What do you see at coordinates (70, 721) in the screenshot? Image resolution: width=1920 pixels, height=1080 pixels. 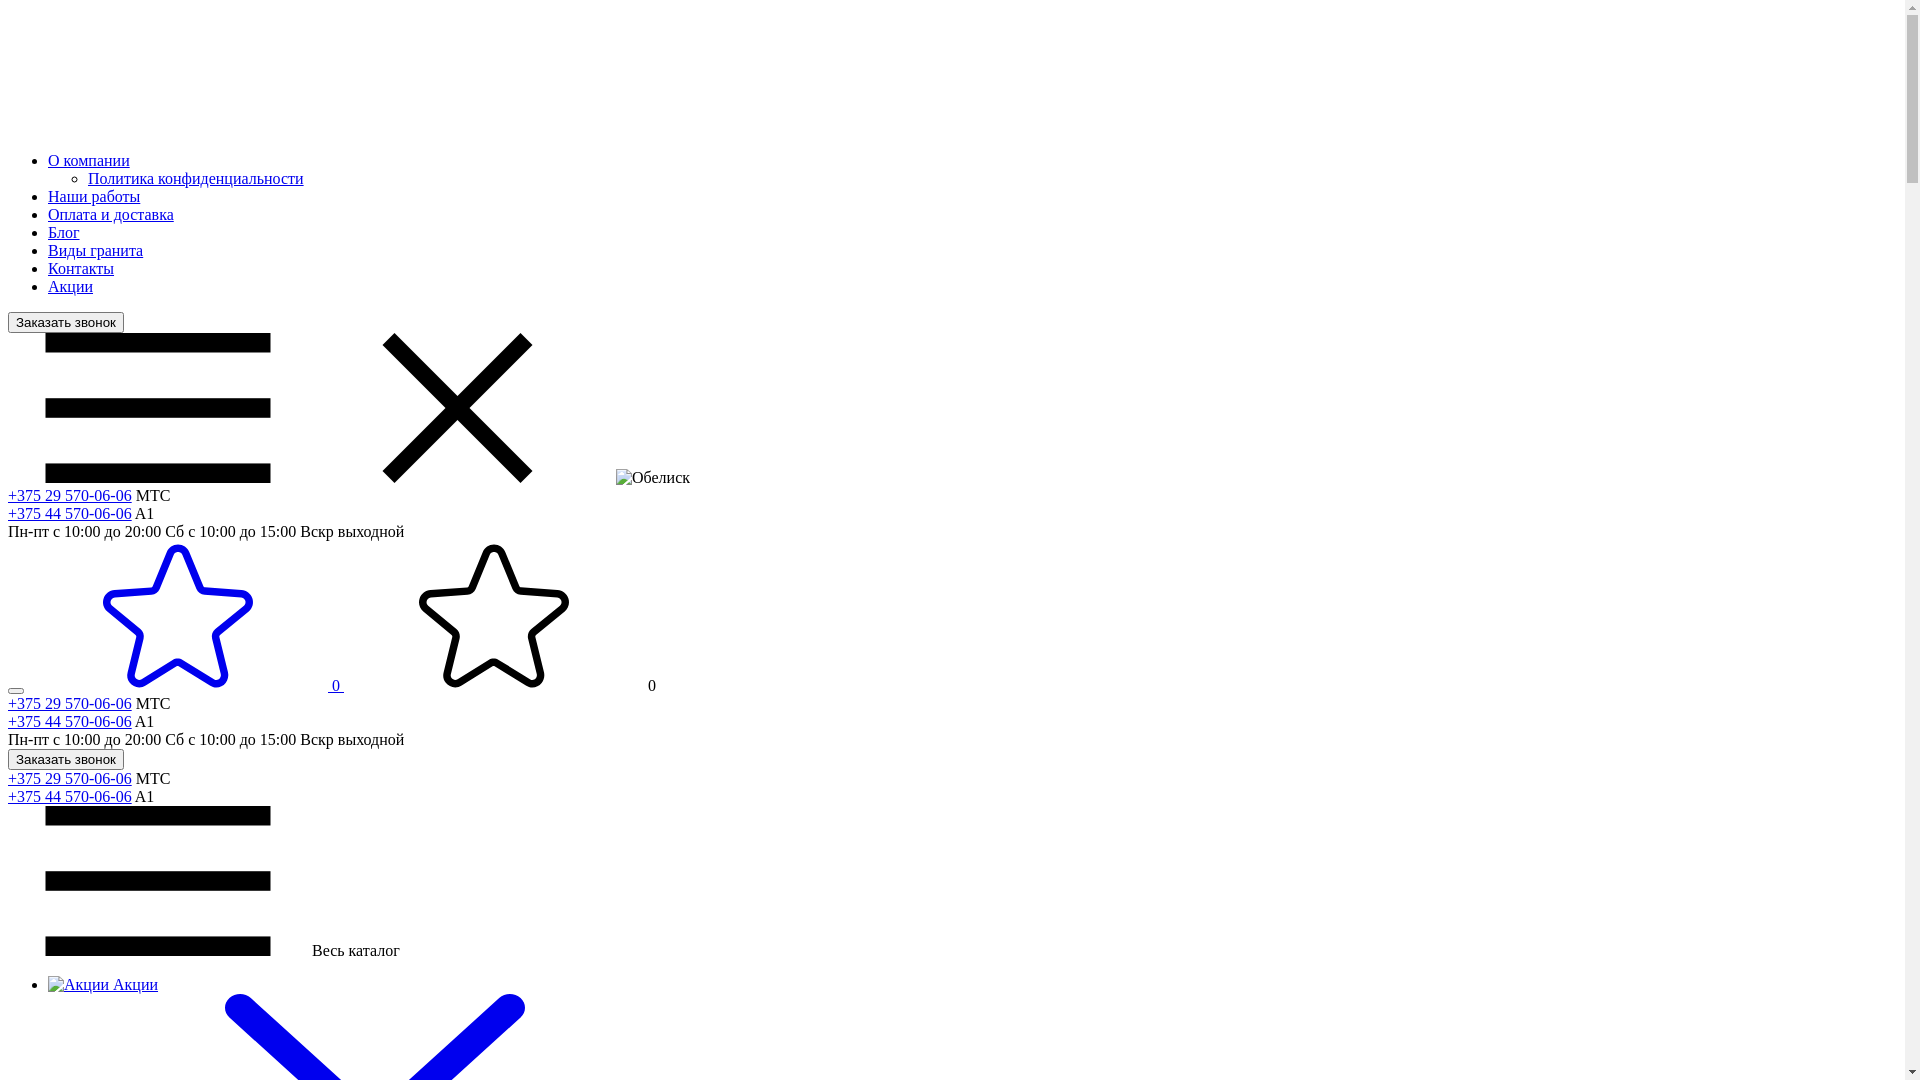 I see `'+375 44 570-06-06'` at bounding box center [70, 721].